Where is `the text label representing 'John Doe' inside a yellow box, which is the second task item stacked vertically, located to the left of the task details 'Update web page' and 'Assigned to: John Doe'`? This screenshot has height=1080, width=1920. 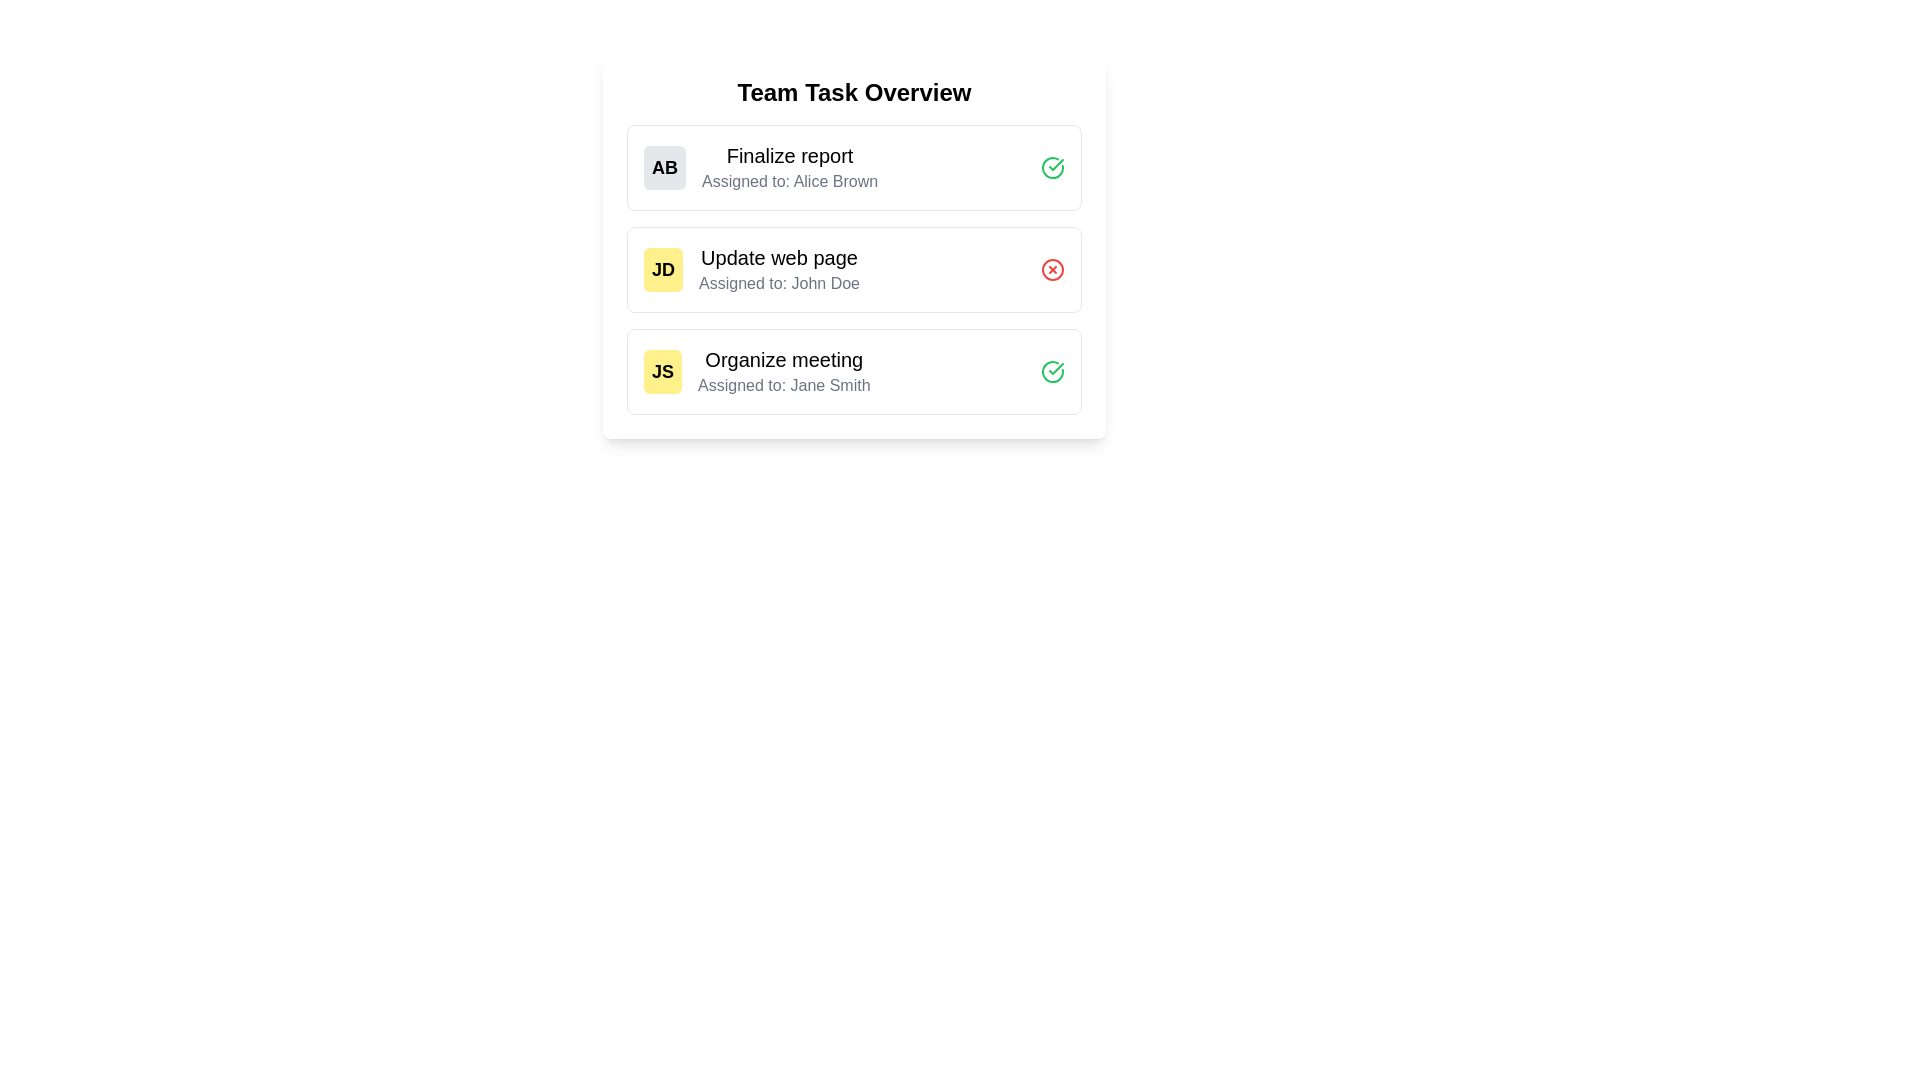 the text label representing 'John Doe' inside a yellow box, which is the second task item stacked vertically, located to the left of the task details 'Update web page' and 'Assigned to: John Doe' is located at coordinates (663, 270).